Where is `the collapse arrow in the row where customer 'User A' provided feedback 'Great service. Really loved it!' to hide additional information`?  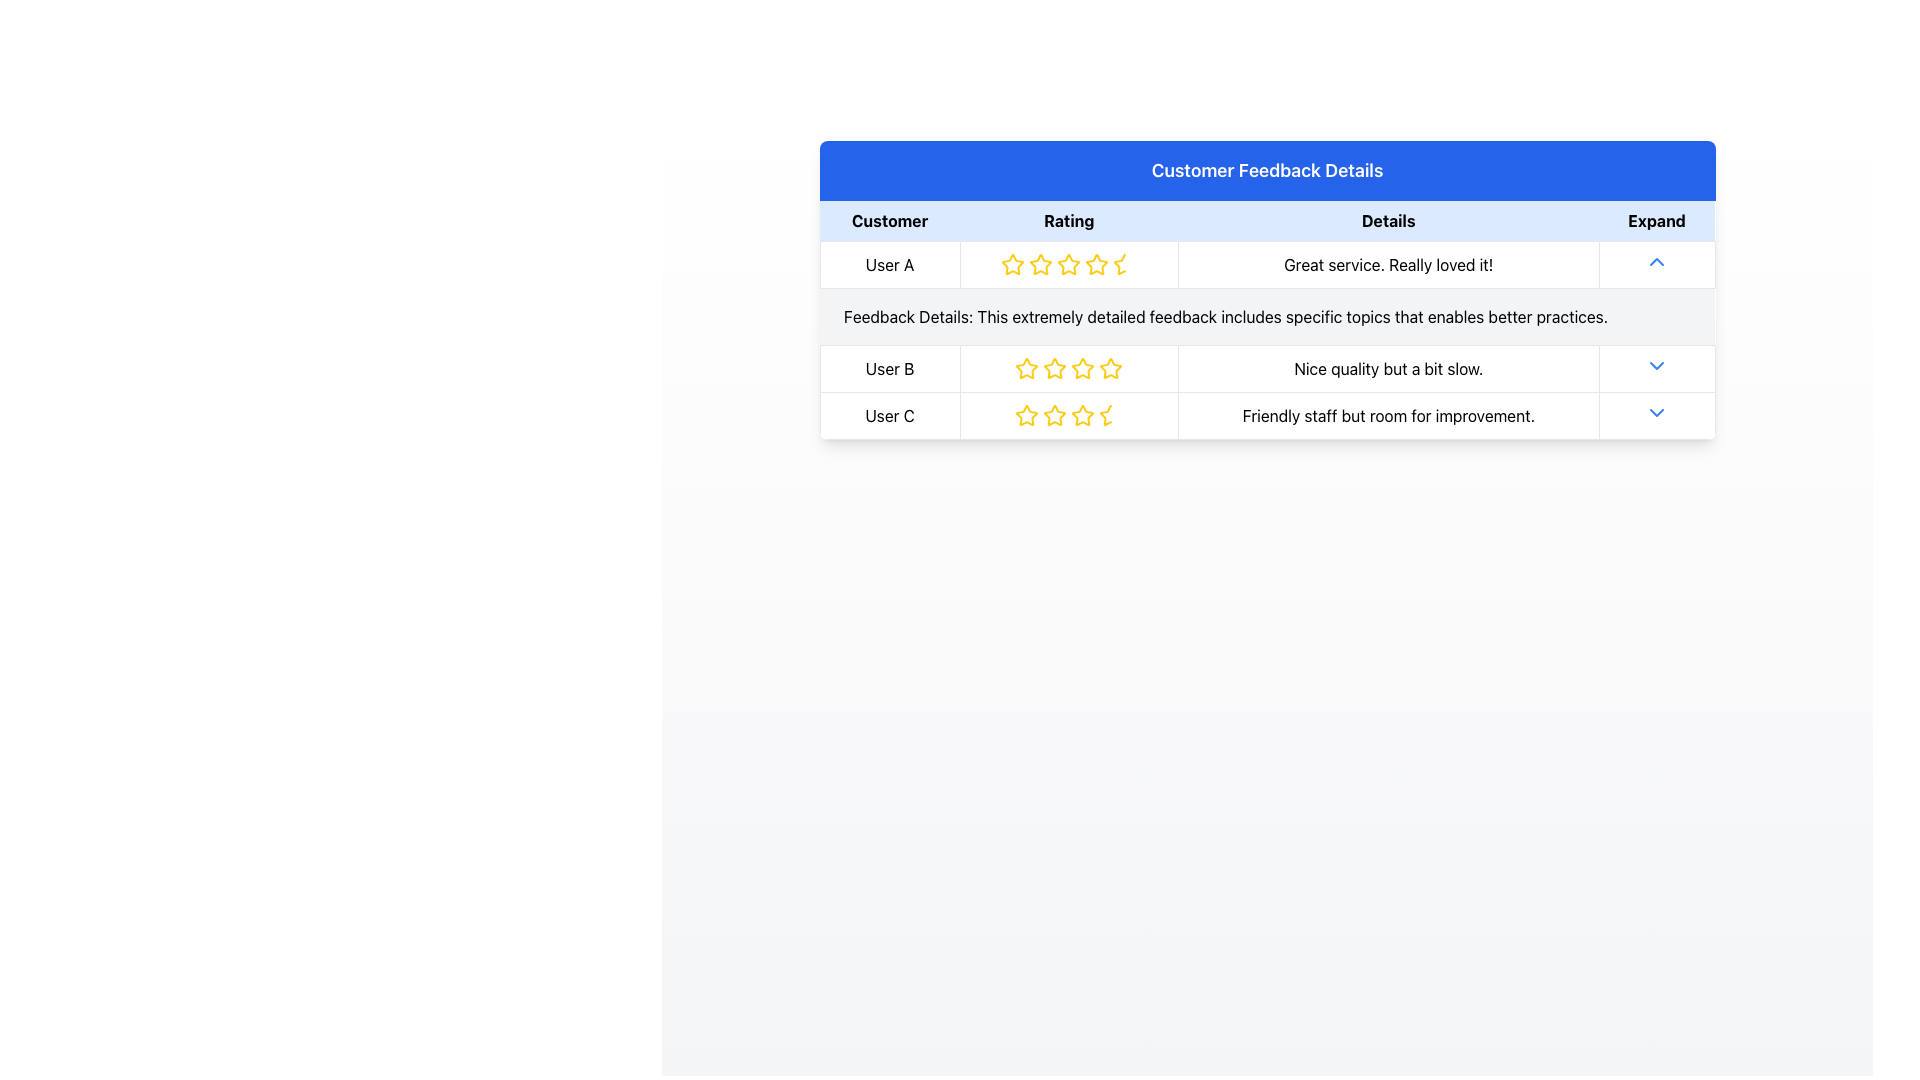
the collapse arrow in the row where customer 'User A' provided feedback 'Great service. Really loved it!' to hide additional information is located at coordinates (1657, 264).